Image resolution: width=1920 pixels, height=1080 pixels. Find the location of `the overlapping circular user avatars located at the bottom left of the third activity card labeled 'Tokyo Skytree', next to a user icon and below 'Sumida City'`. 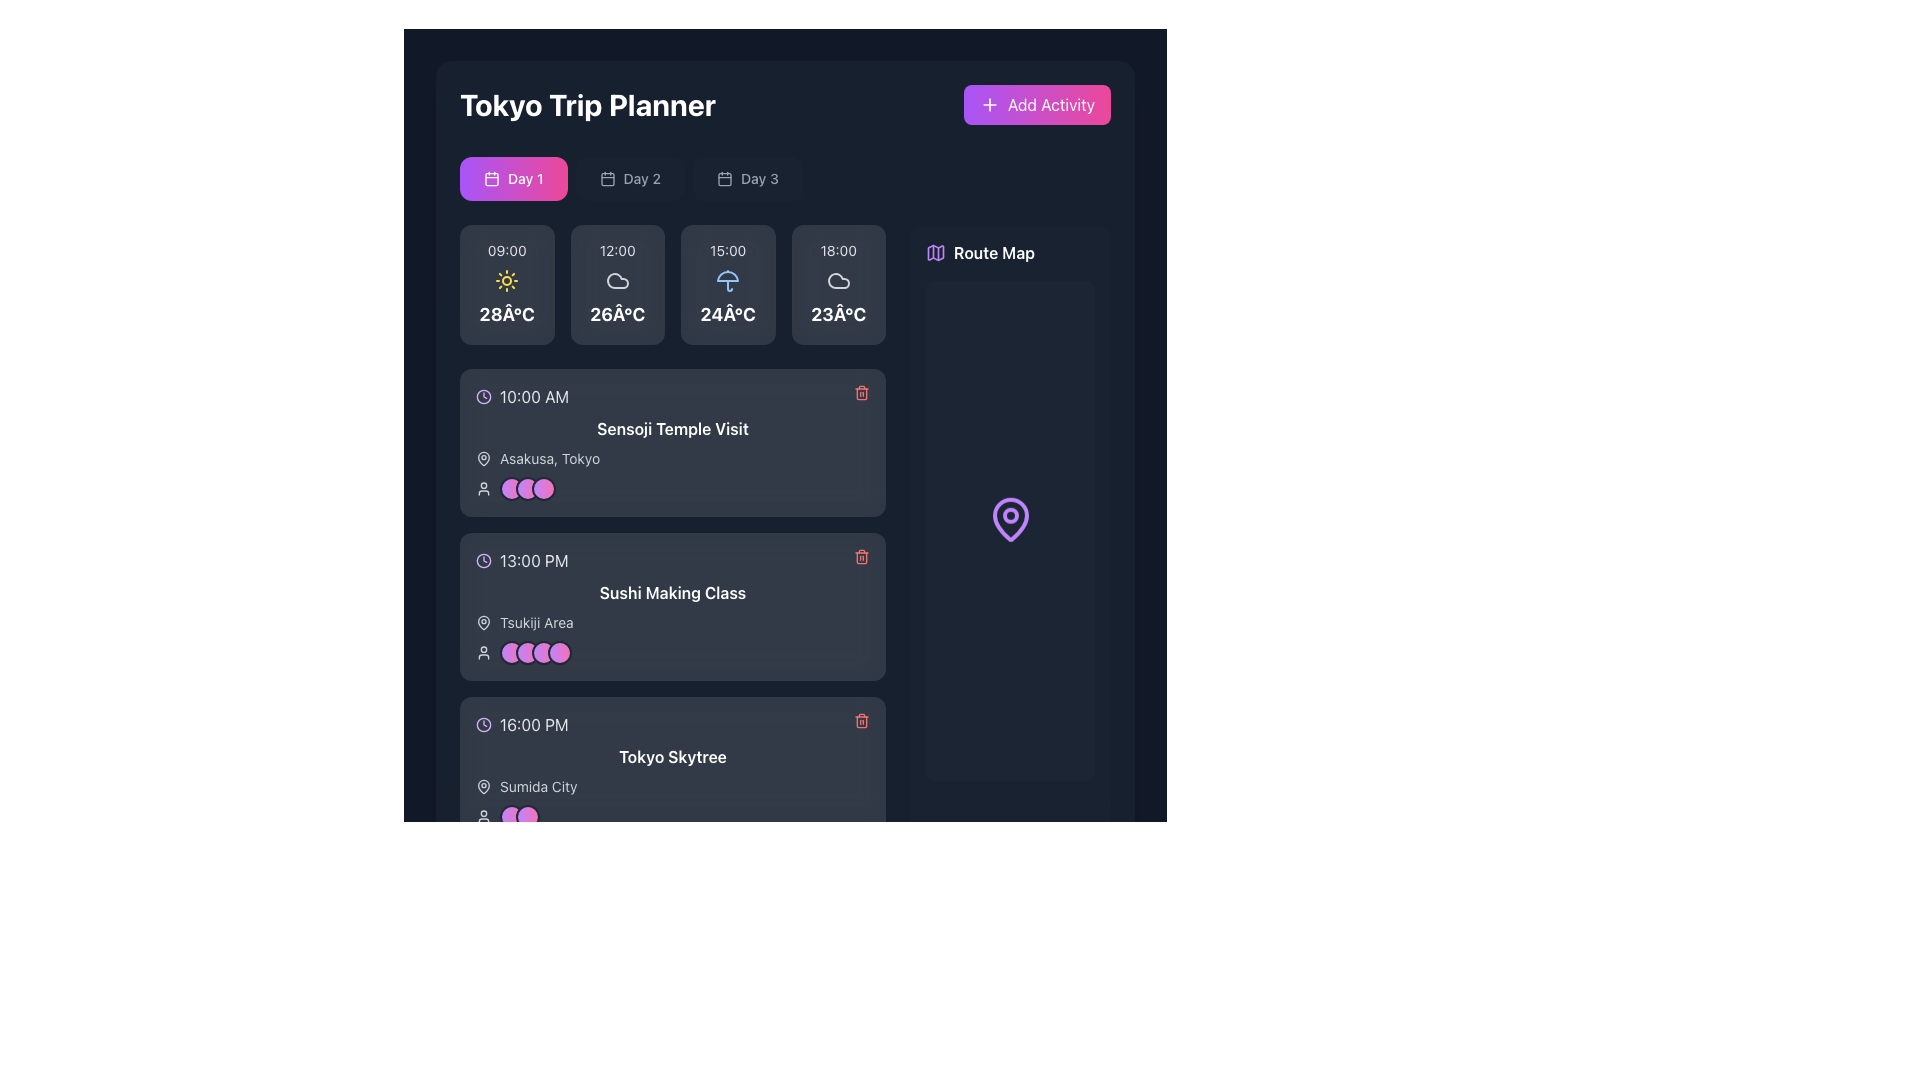

the overlapping circular user avatars located at the bottom left of the third activity card labeled 'Tokyo Skytree', next to a user icon and below 'Sumida City' is located at coordinates (519, 817).